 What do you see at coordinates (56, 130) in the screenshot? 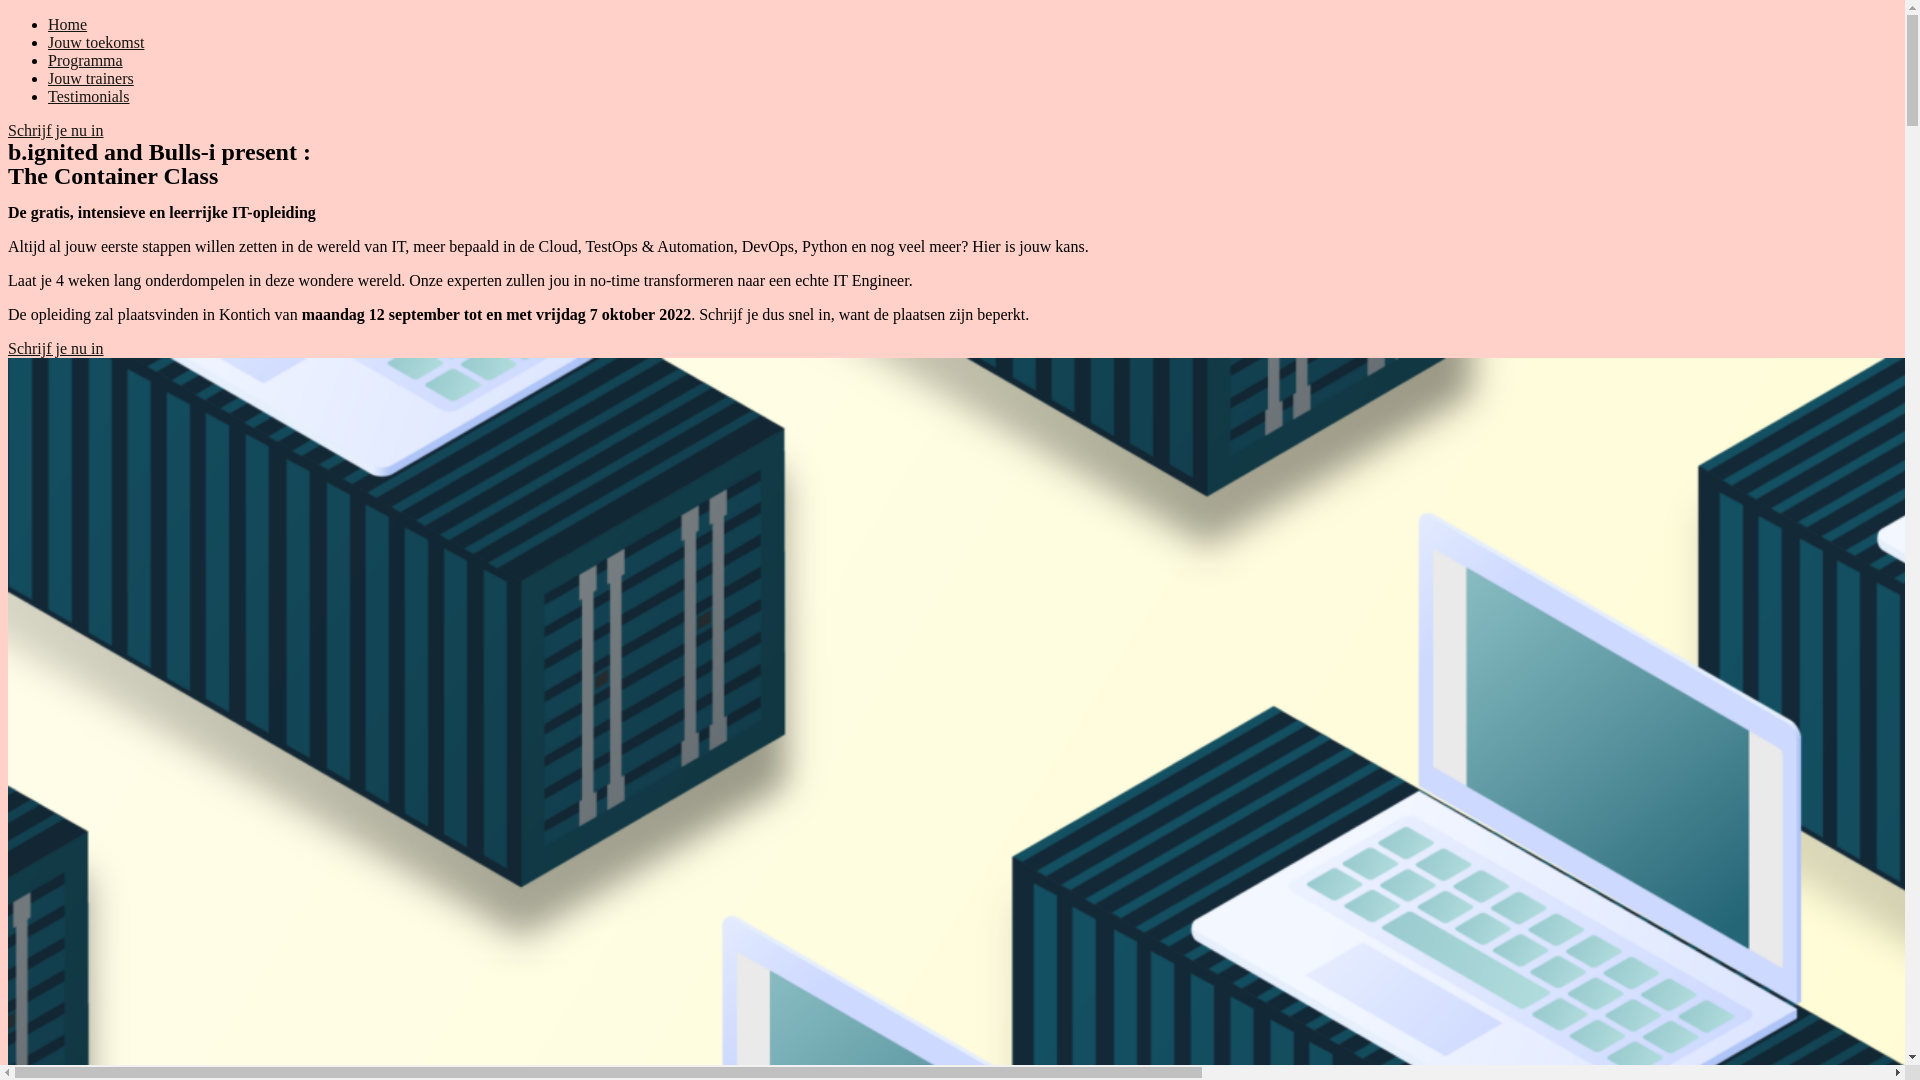
I see `'Schrijf je nu in'` at bounding box center [56, 130].